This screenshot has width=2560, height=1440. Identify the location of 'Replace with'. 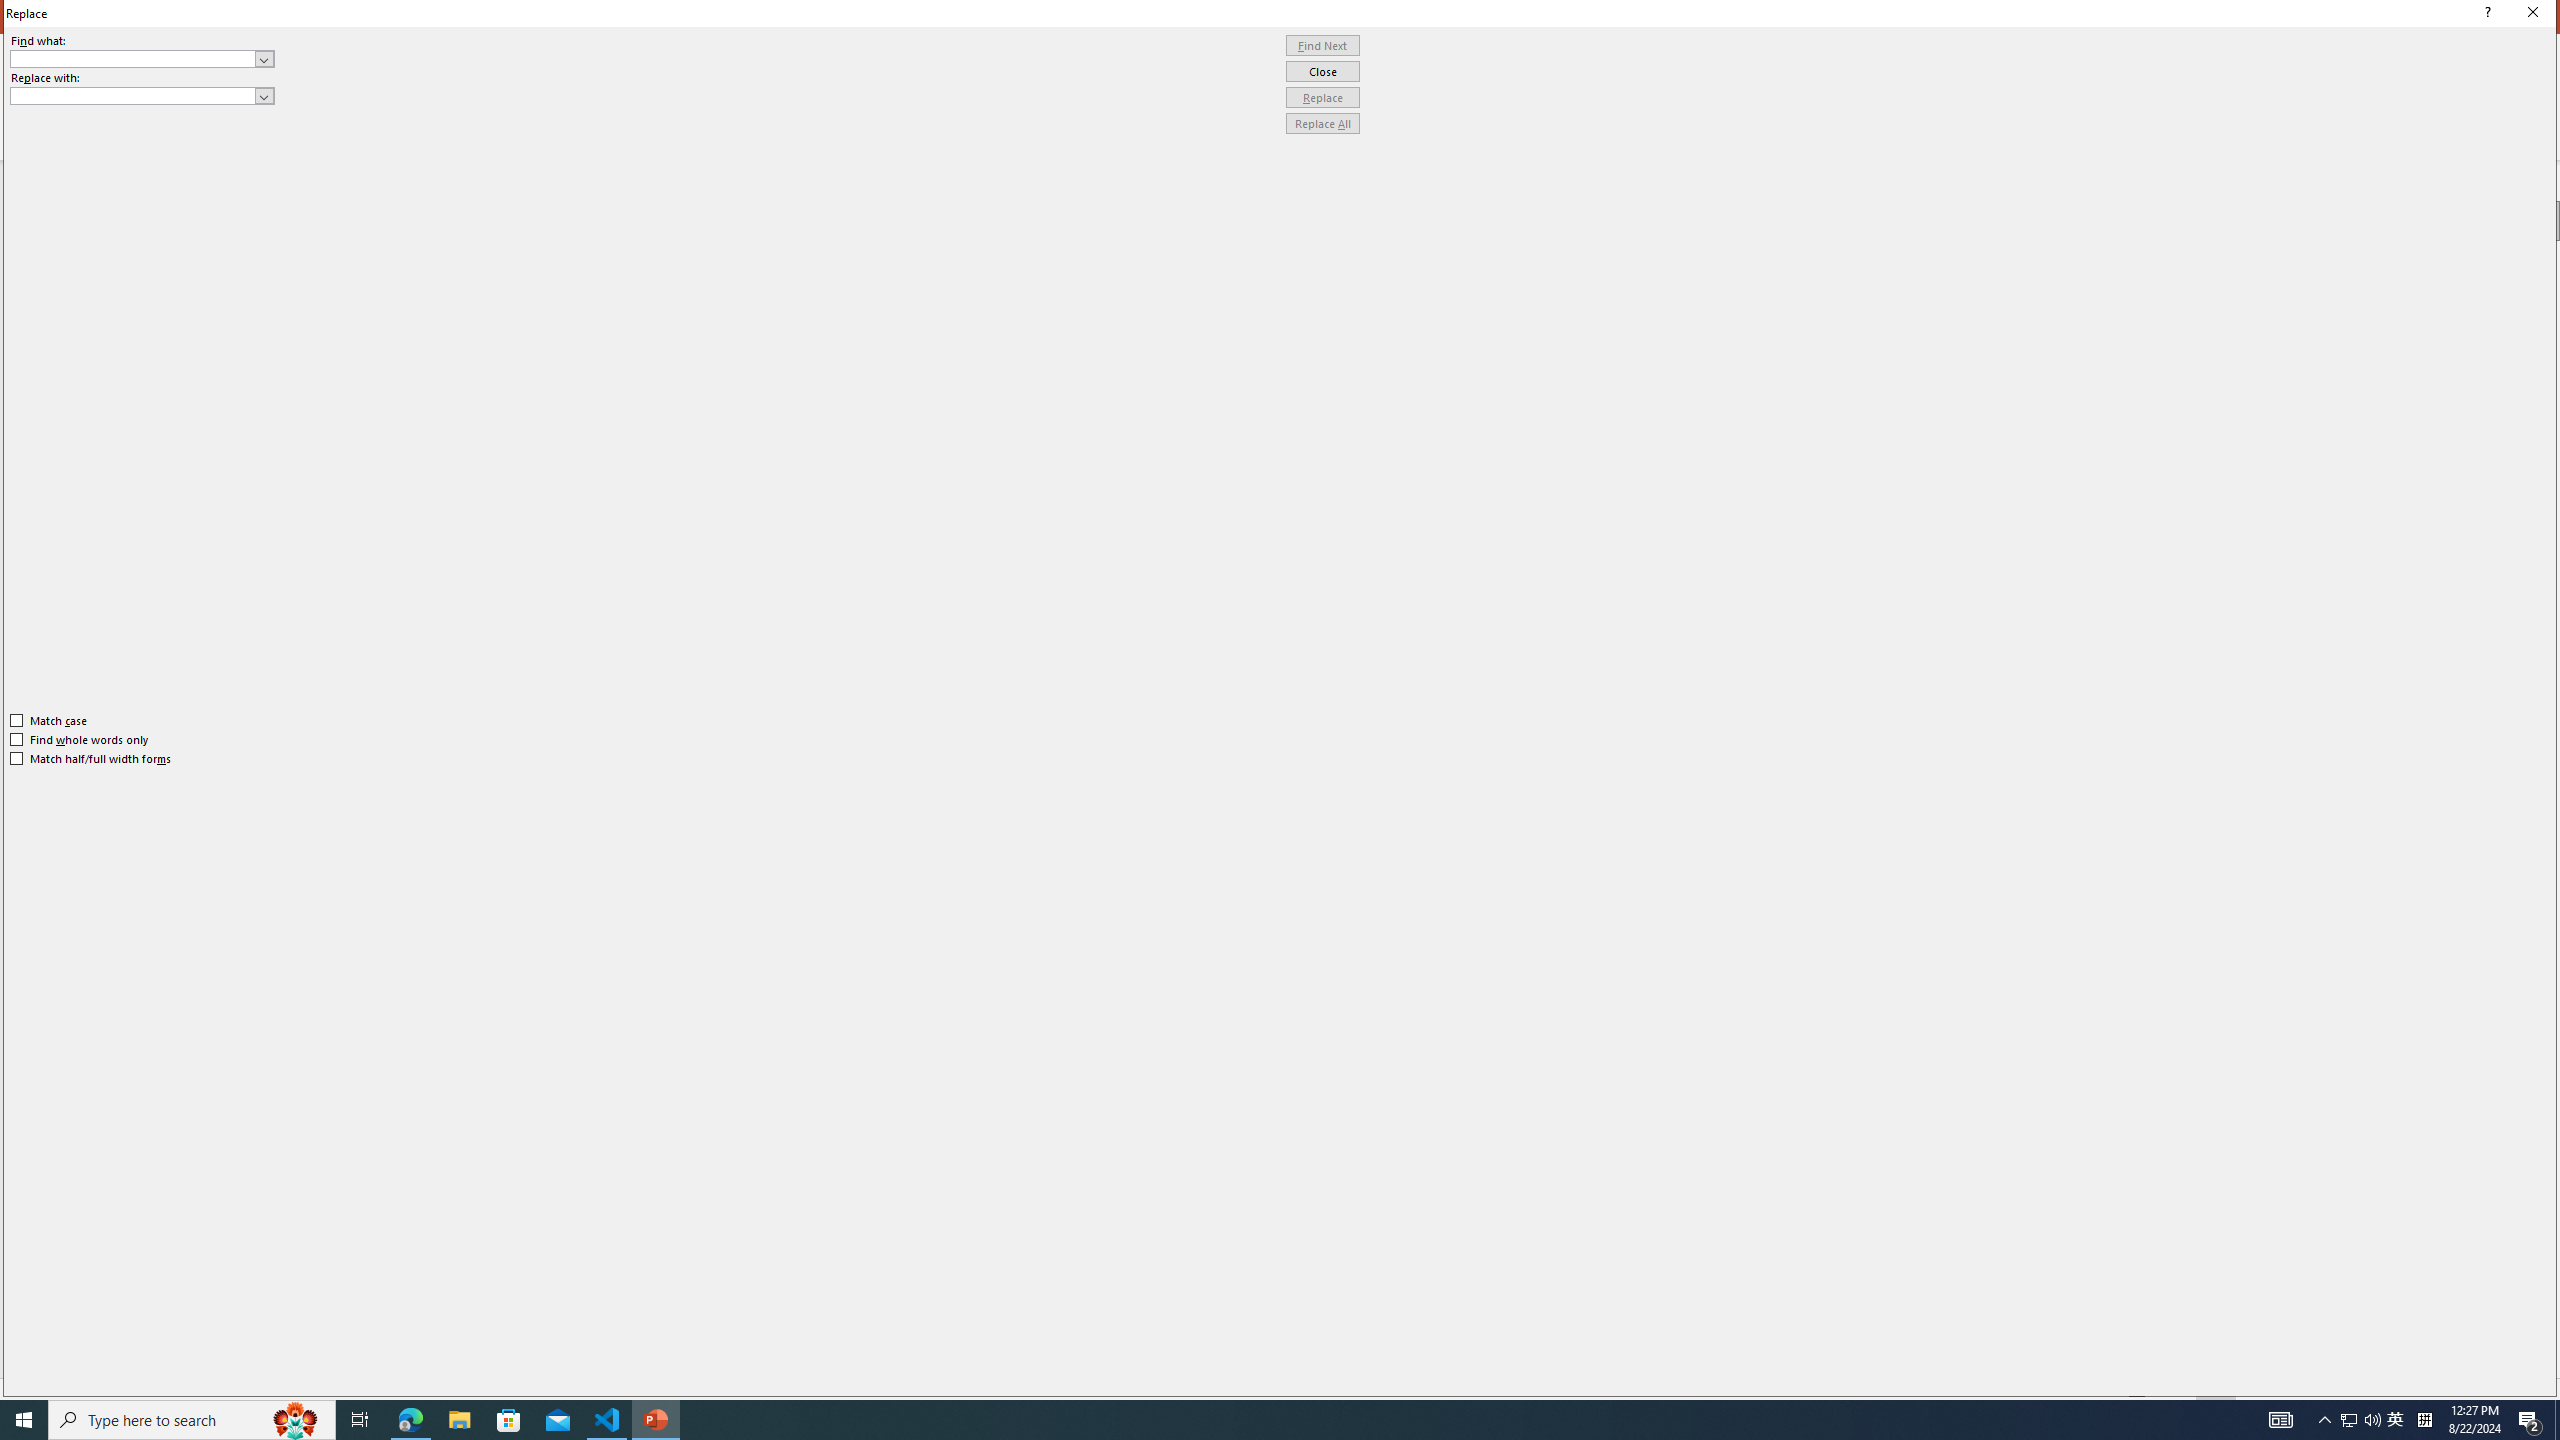
(133, 95).